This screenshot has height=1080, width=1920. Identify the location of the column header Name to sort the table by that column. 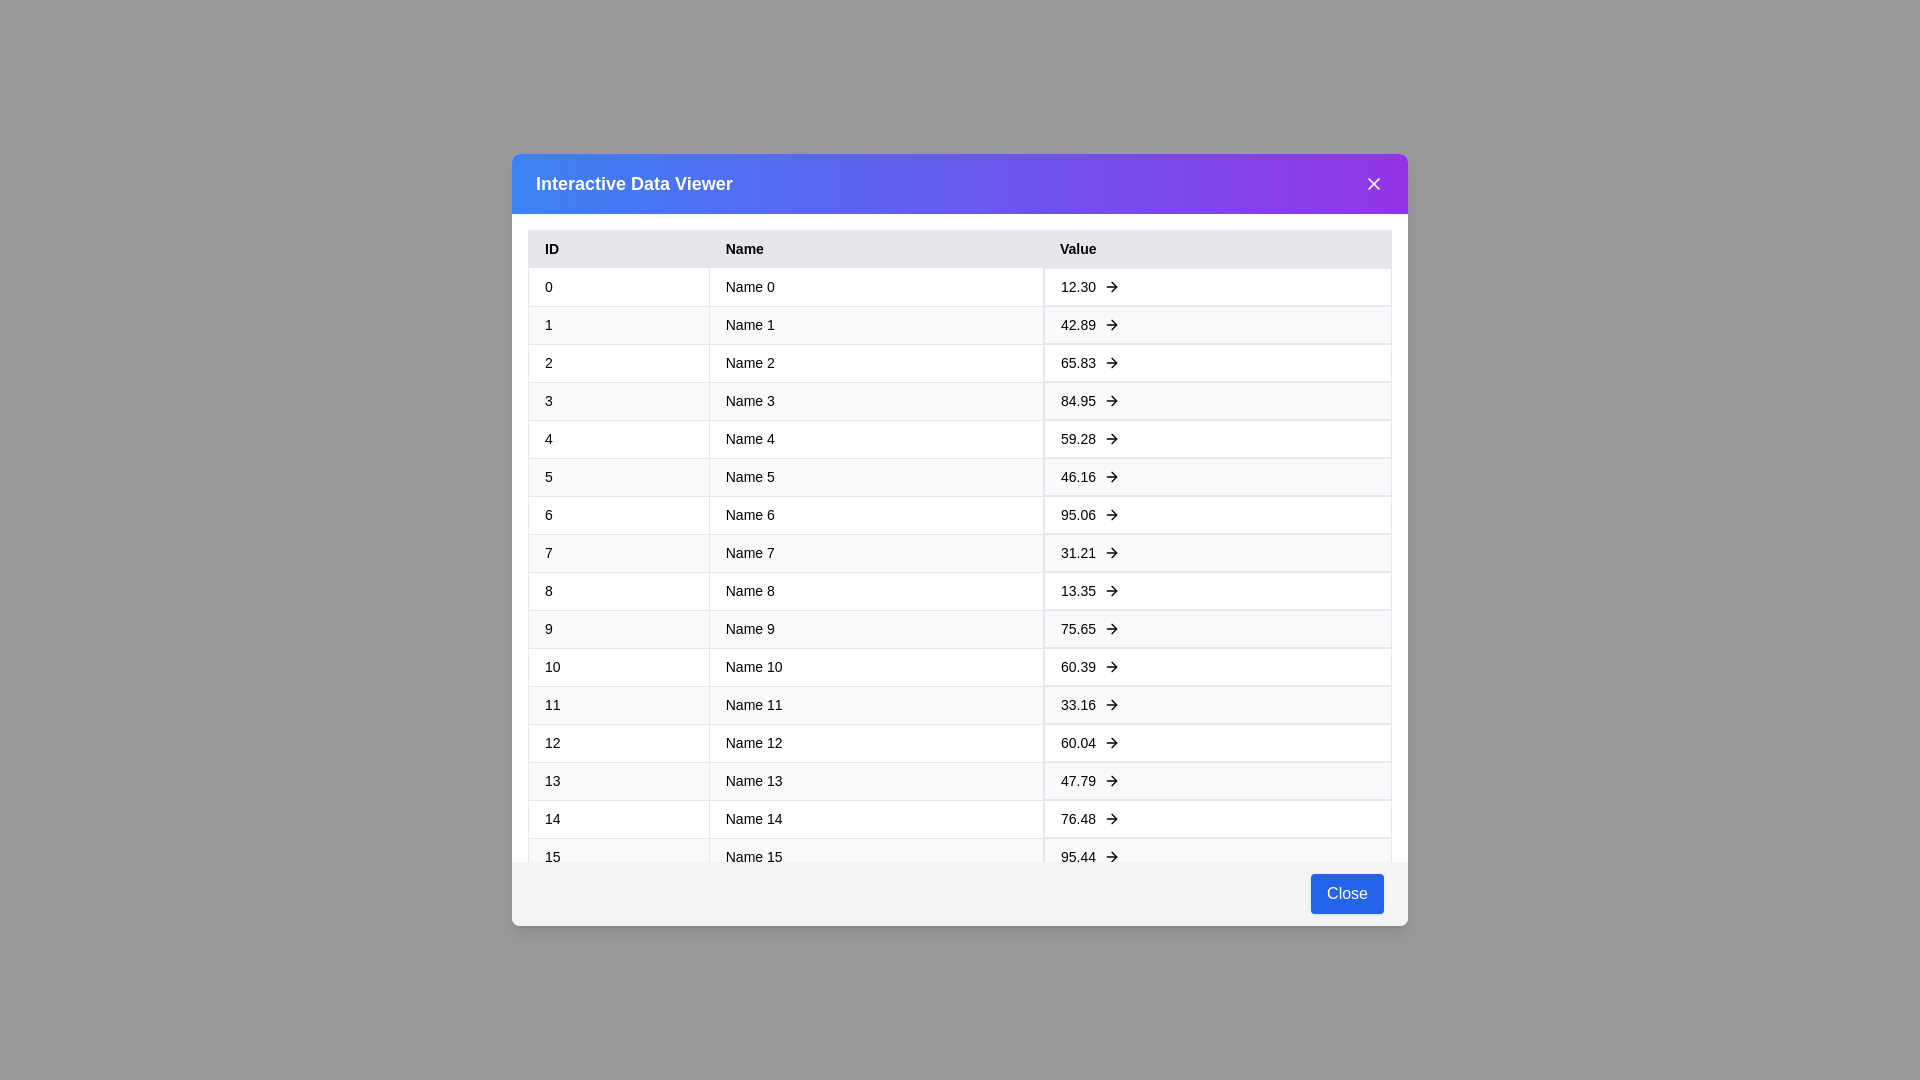
(875, 248).